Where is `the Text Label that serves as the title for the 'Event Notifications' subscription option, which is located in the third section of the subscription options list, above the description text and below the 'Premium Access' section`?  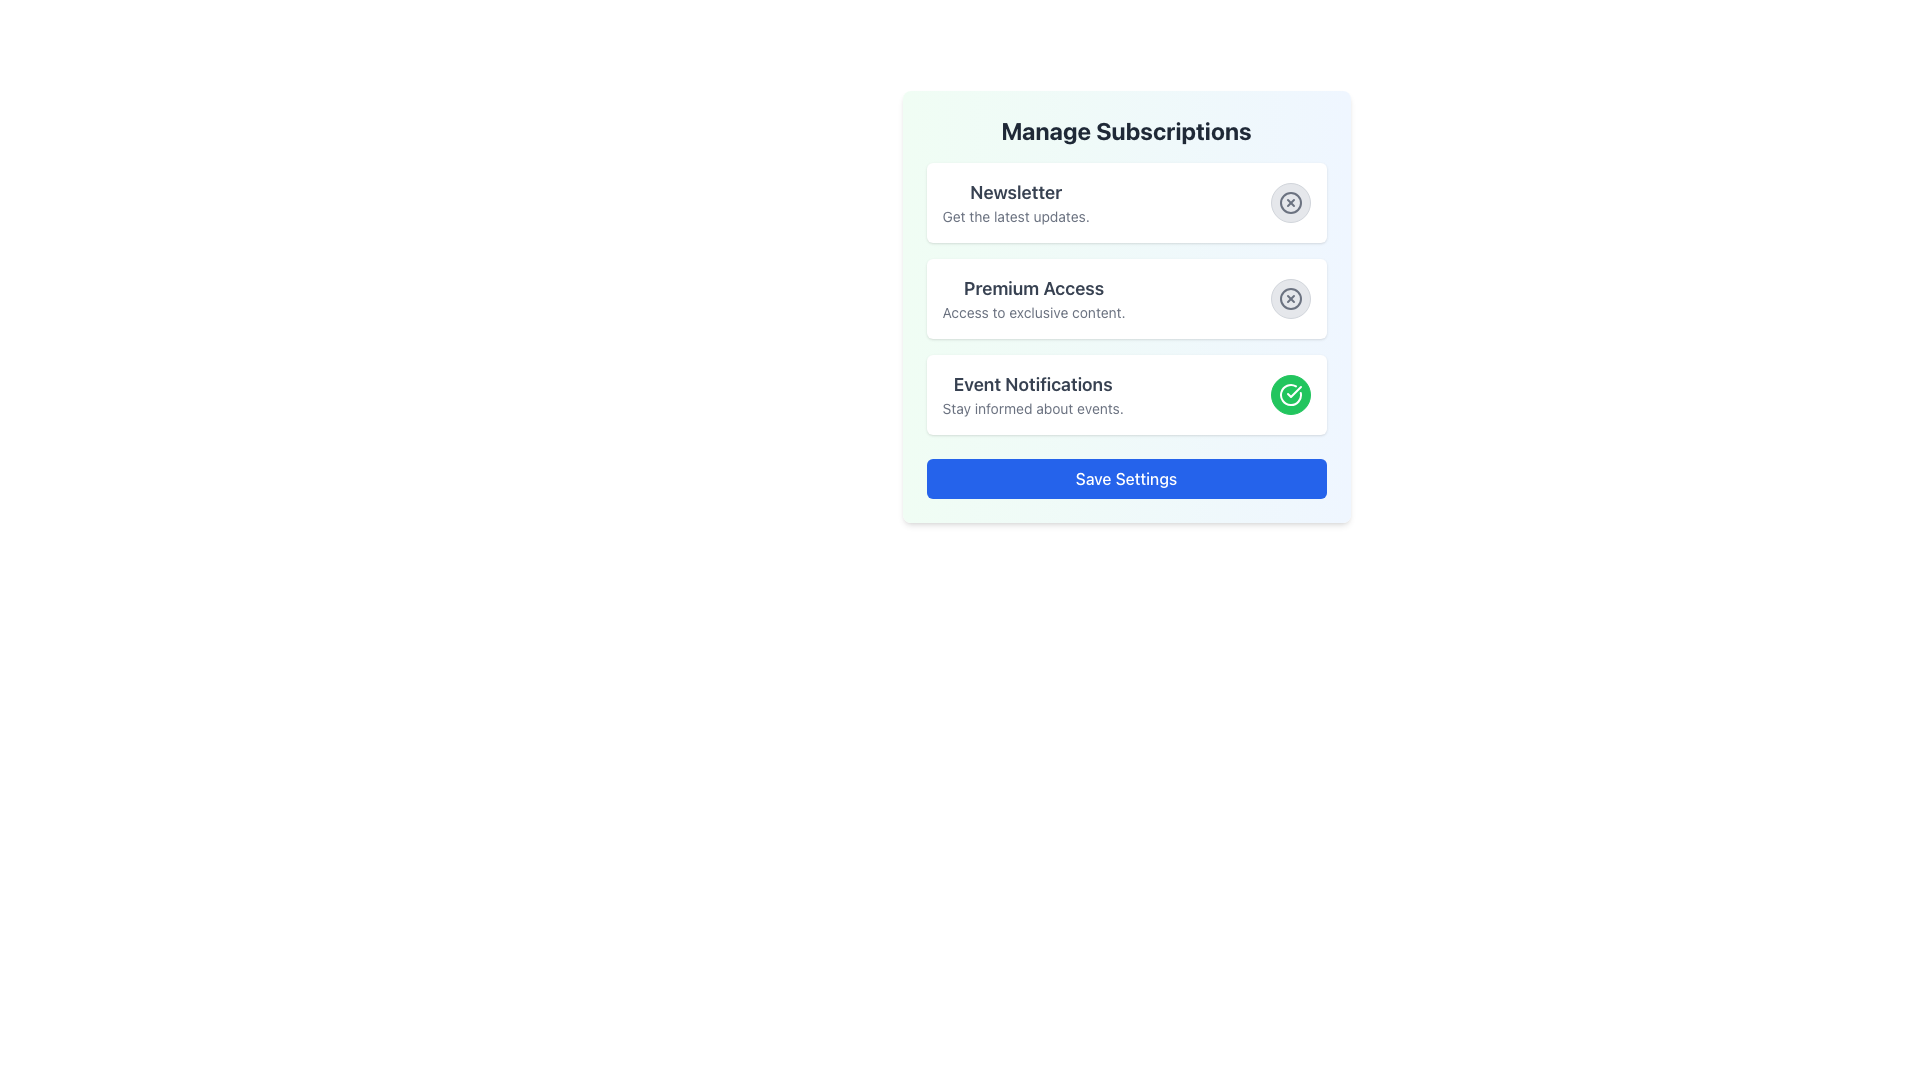 the Text Label that serves as the title for the 'Event Notifications' subscription option, which is located in the third section of the subscription options list, above the description text and below the 'Premium Access' section is located at coordinates (1033, 385).